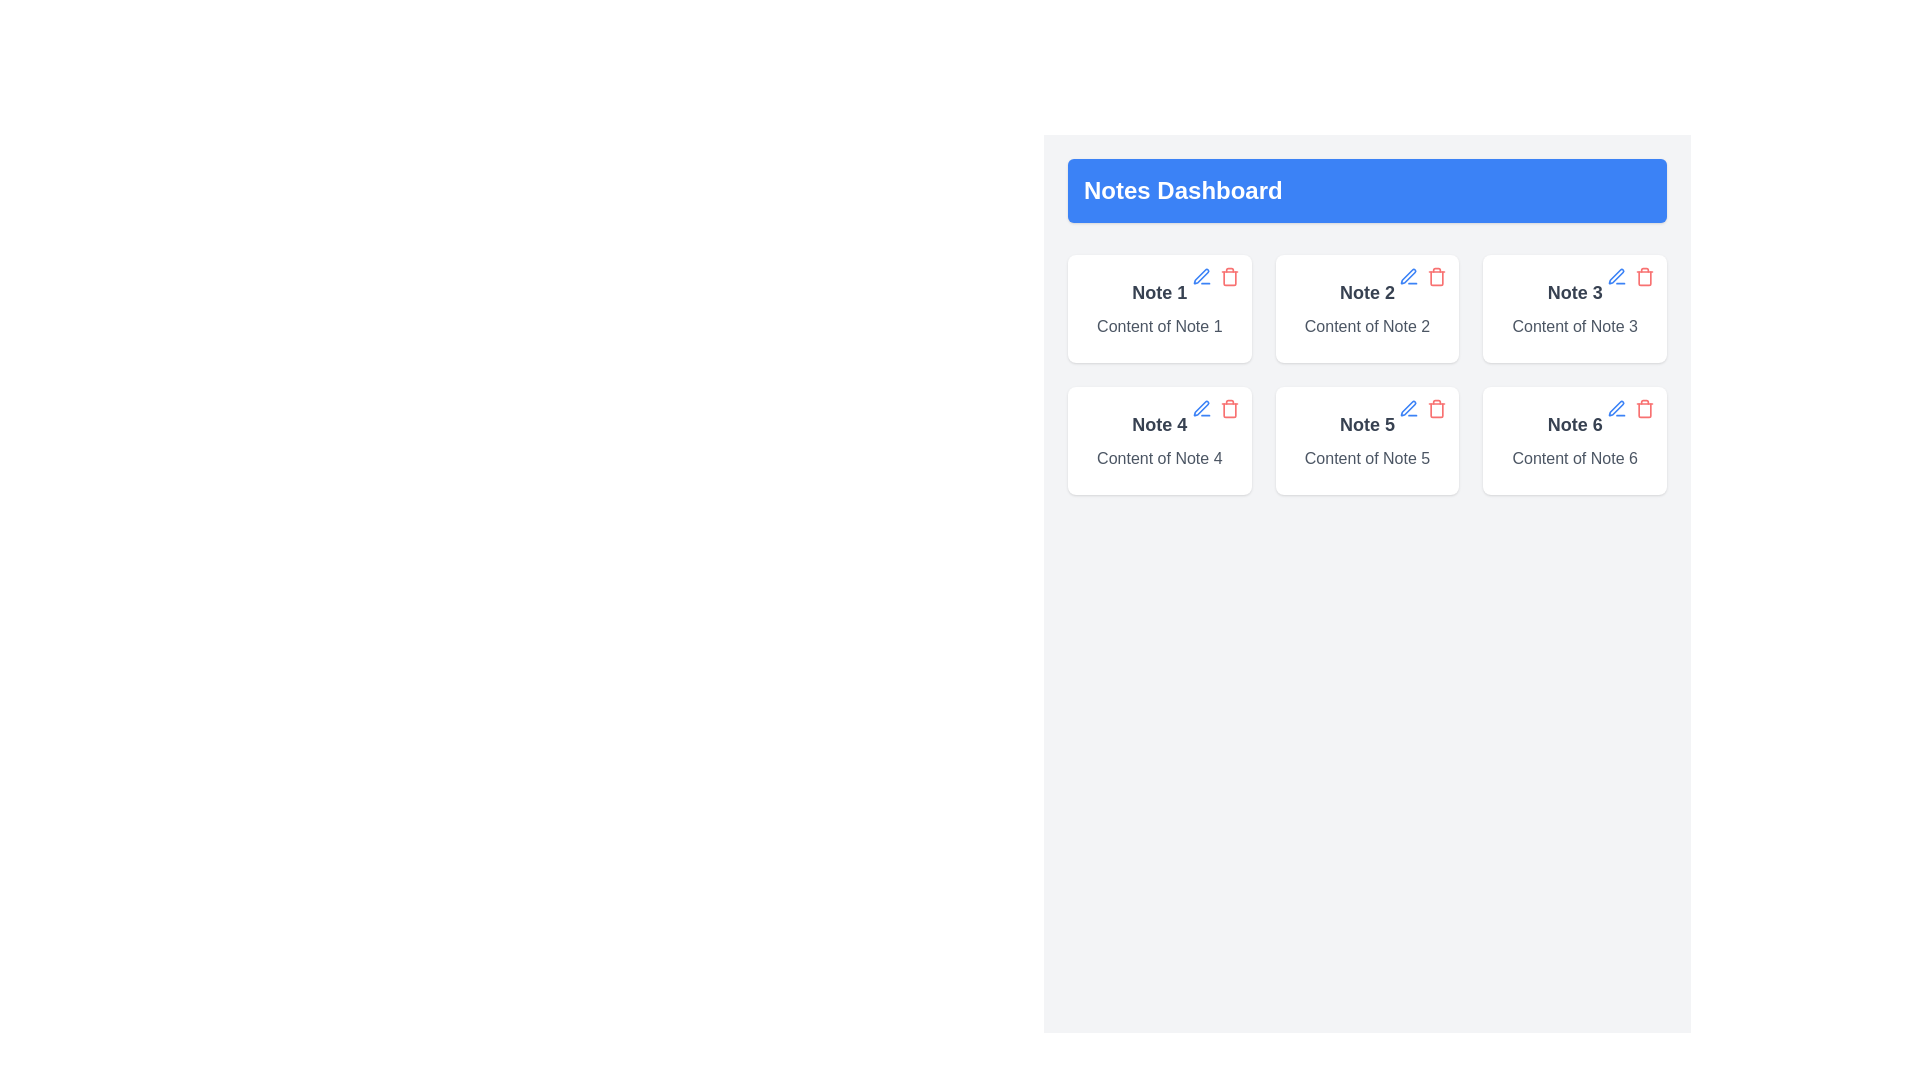  What do you see at coordinates (1631, 407) in the screenshot?
I see `the interactive icon group in the top-right corner of the 'Note 6' card, which includes the pen and trash bin icons` at bounding box center [1631, 407].